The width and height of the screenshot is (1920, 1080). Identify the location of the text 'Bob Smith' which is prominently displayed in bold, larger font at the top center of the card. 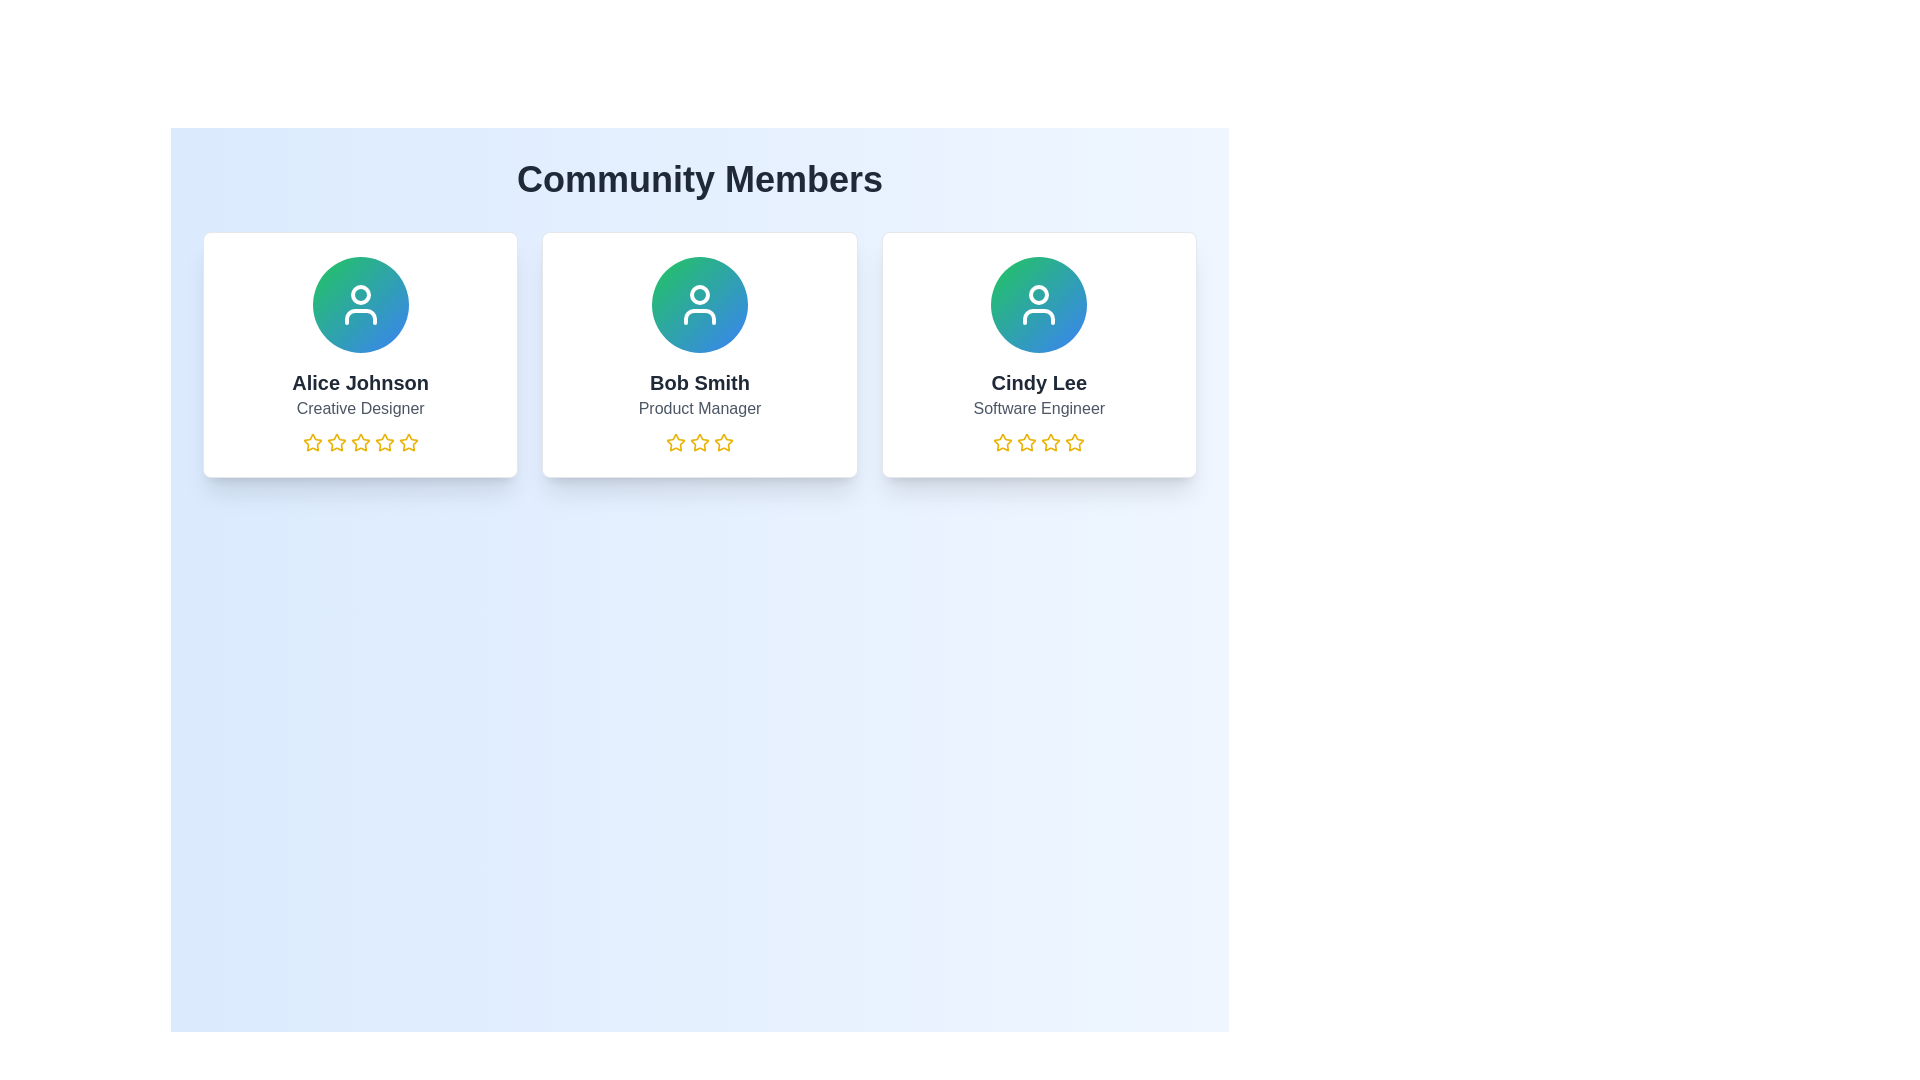
(700, 382).